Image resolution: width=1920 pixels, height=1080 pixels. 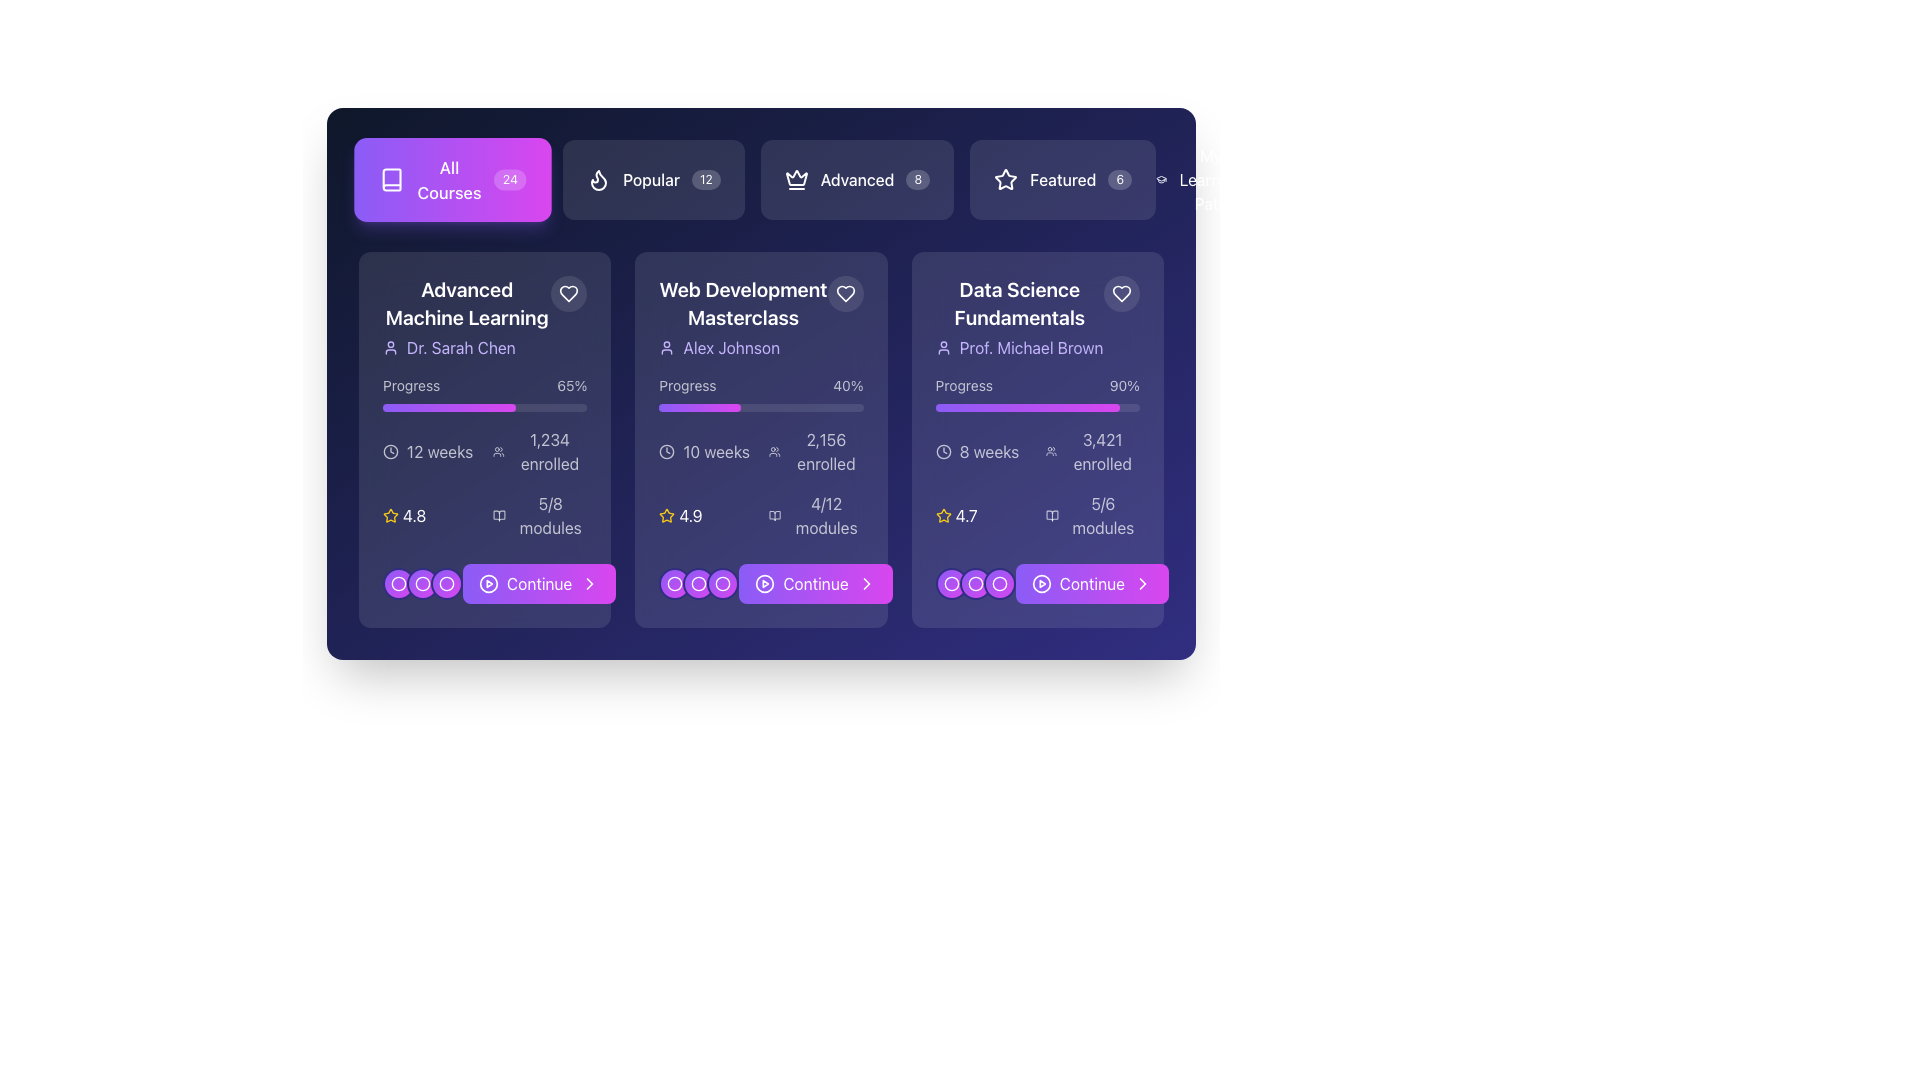 What do you see at coordinates (429, 451) in the screenshot?
I see `the descriptive label displaying the text '12 weeks' and a clock icon, located in the 'Advanced Machine Learning' section of the leftmost card, above the '1,234 enrolled' information` at bounding box center [429, 451].